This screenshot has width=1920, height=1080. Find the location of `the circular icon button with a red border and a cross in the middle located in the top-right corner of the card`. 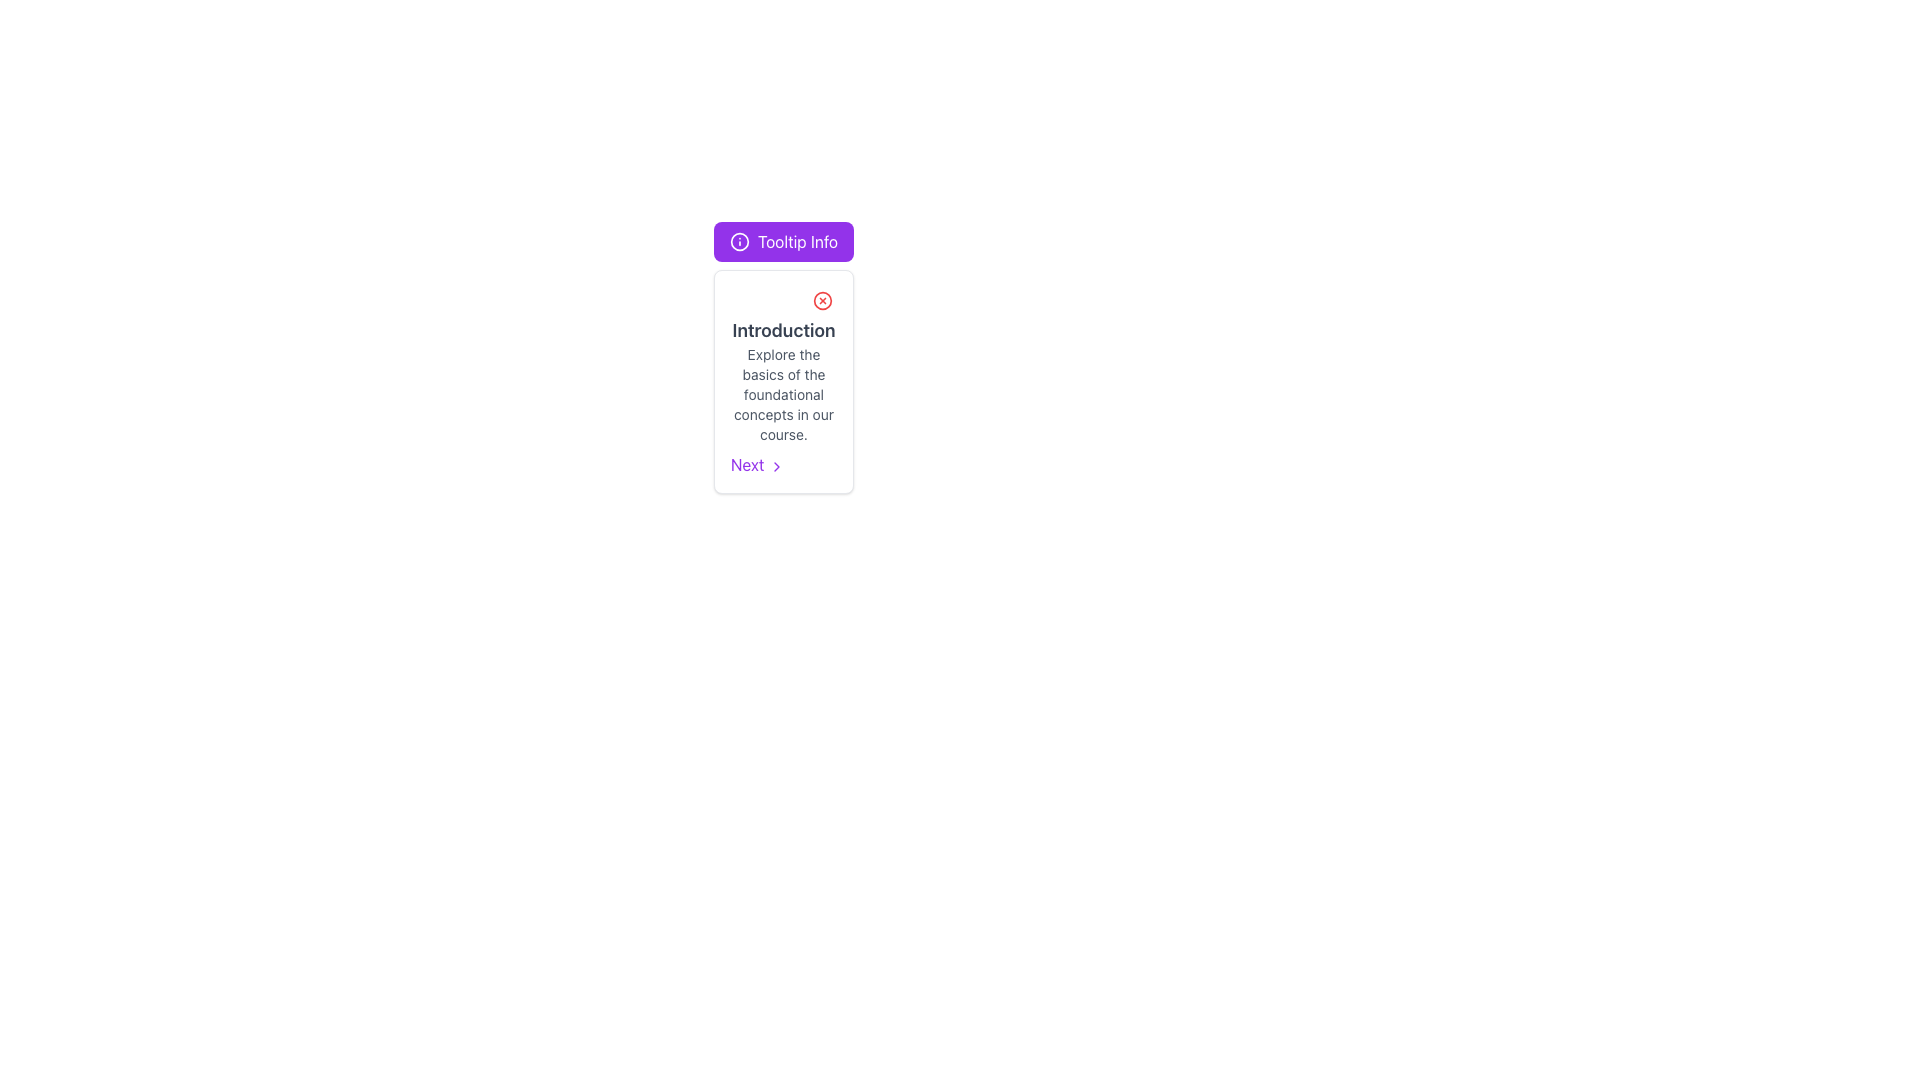

the circular icon button with a red border and a cross in the middle located in the top-right corner of the card is located at coordinates (823, 300).